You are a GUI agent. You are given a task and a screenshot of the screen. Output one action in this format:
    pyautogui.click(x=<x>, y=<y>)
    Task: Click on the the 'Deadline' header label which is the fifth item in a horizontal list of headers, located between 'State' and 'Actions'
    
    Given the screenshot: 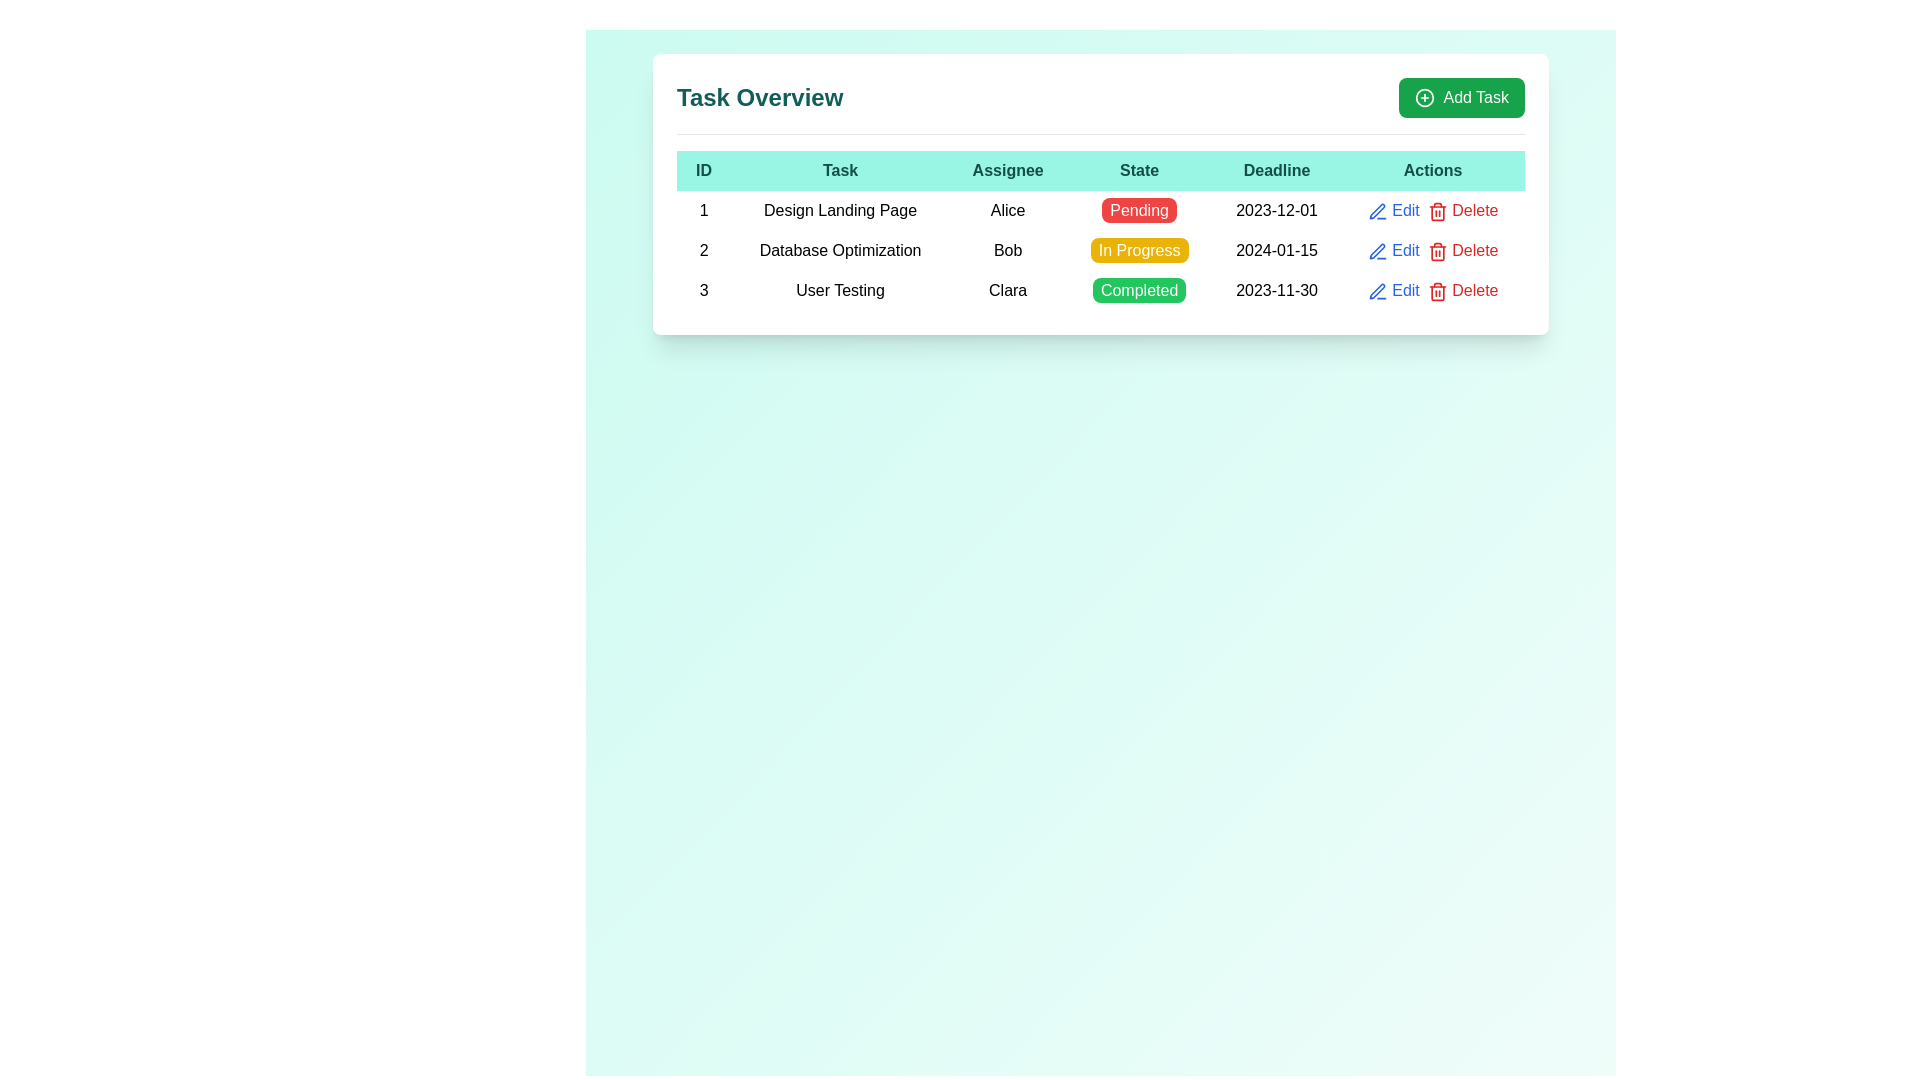 What is the action you would take?
    pyautogui.click(x=1275, y=169)
    